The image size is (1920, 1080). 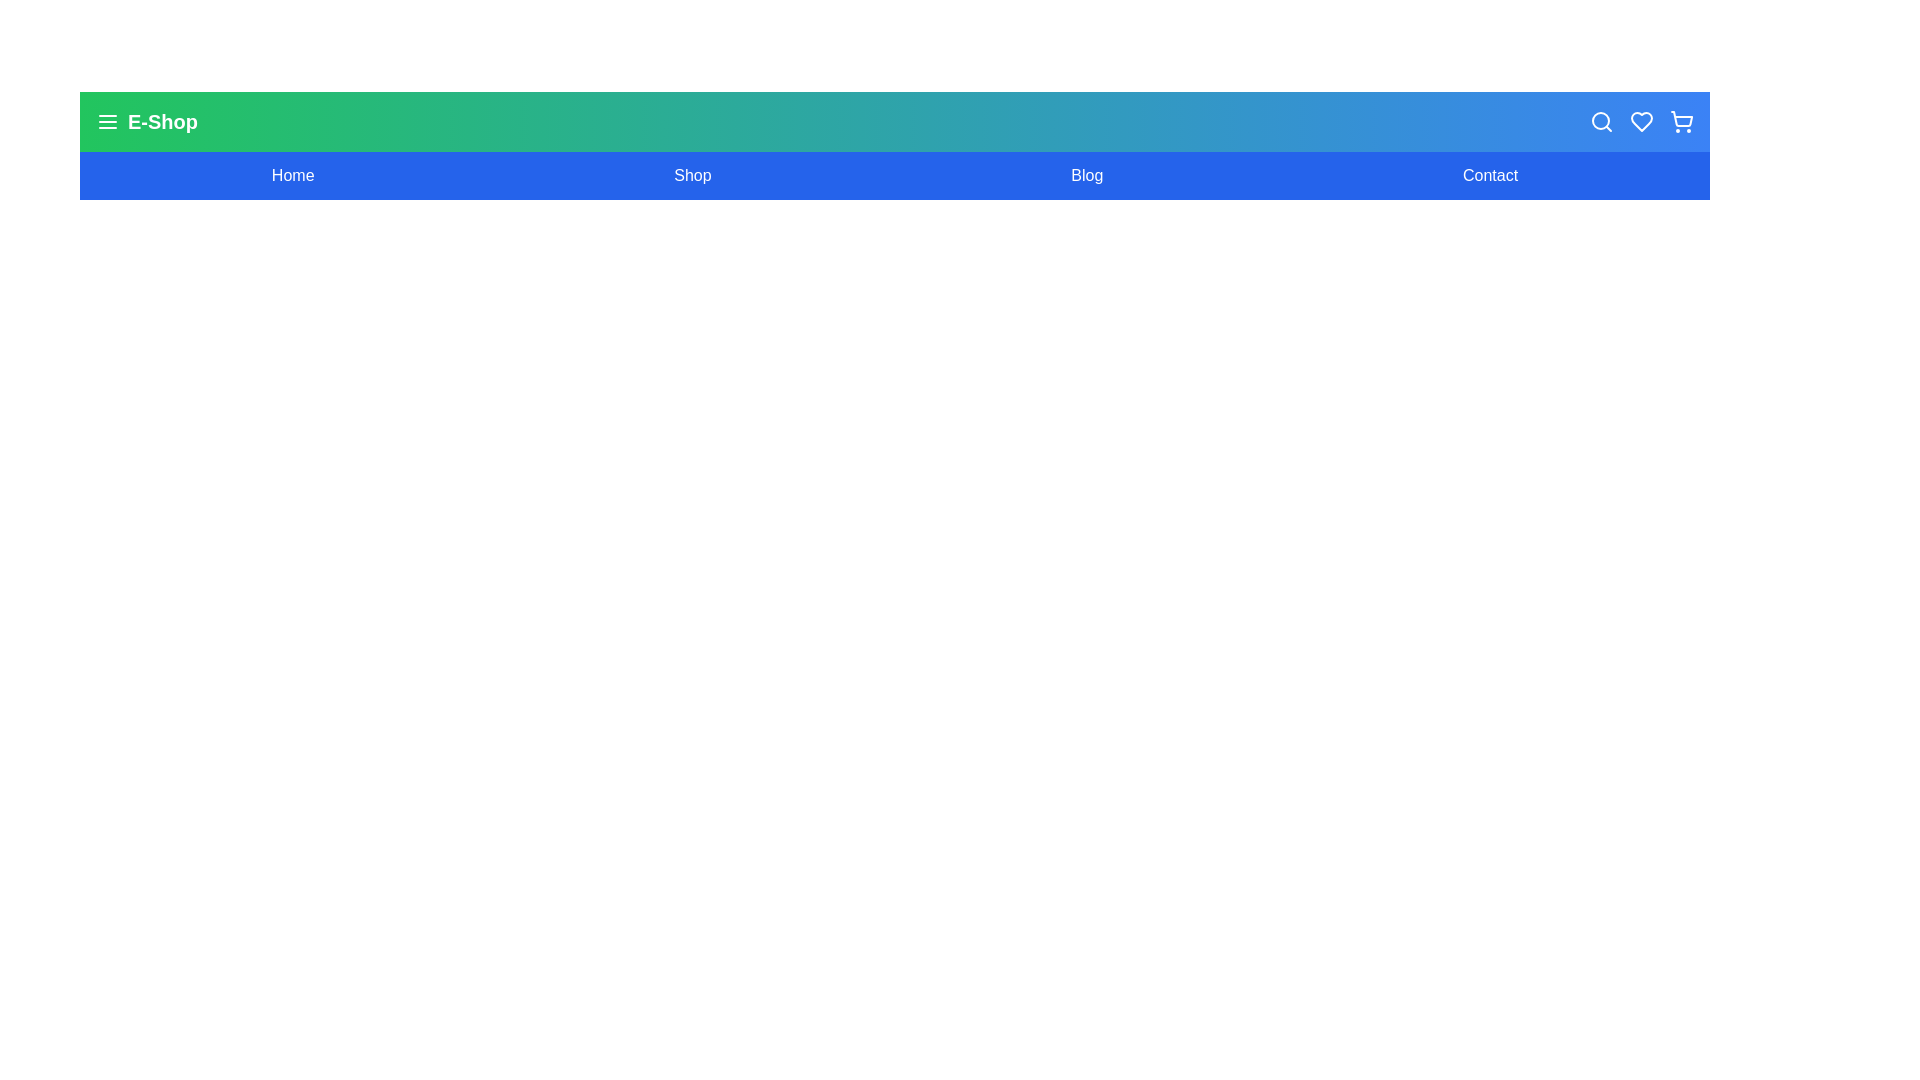 What do you see at coordinates (1602, 122) in the screenshot?
I see `the search icon in the header` at bounding box center [1602, 122].